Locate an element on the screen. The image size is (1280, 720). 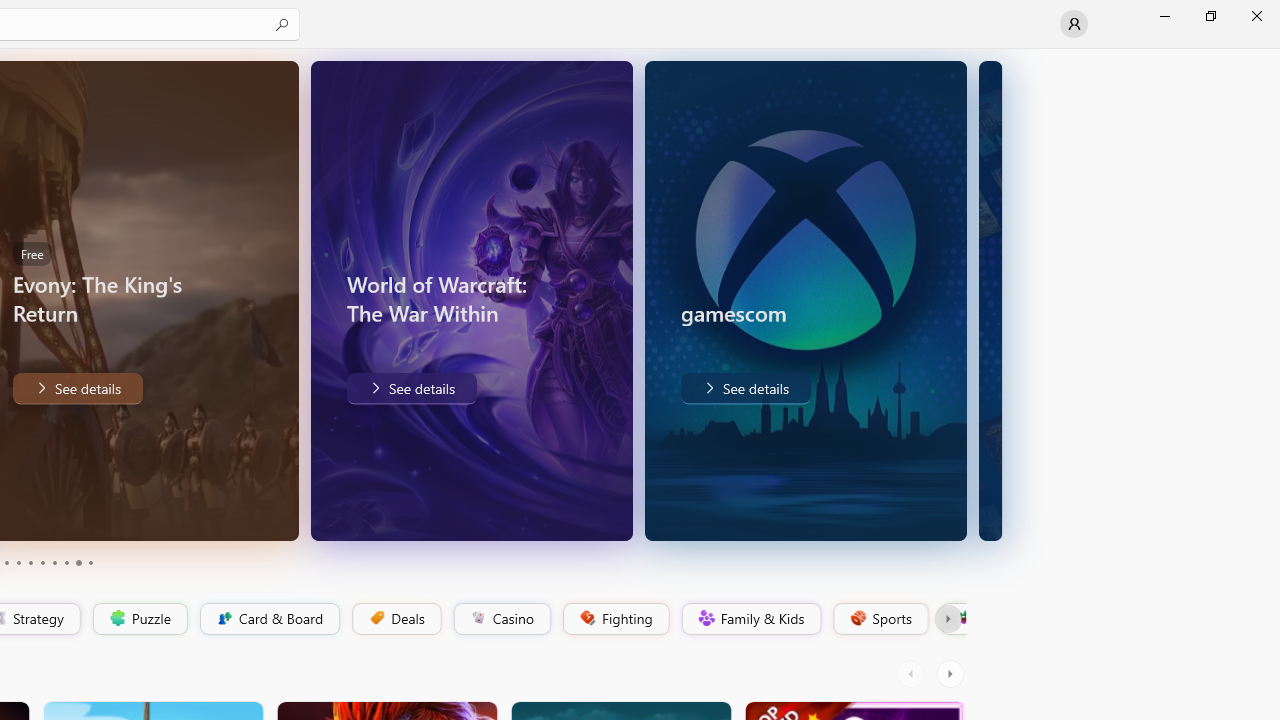
'AutomationID: LeftScrollButton' is located at coordinates (912, 673).